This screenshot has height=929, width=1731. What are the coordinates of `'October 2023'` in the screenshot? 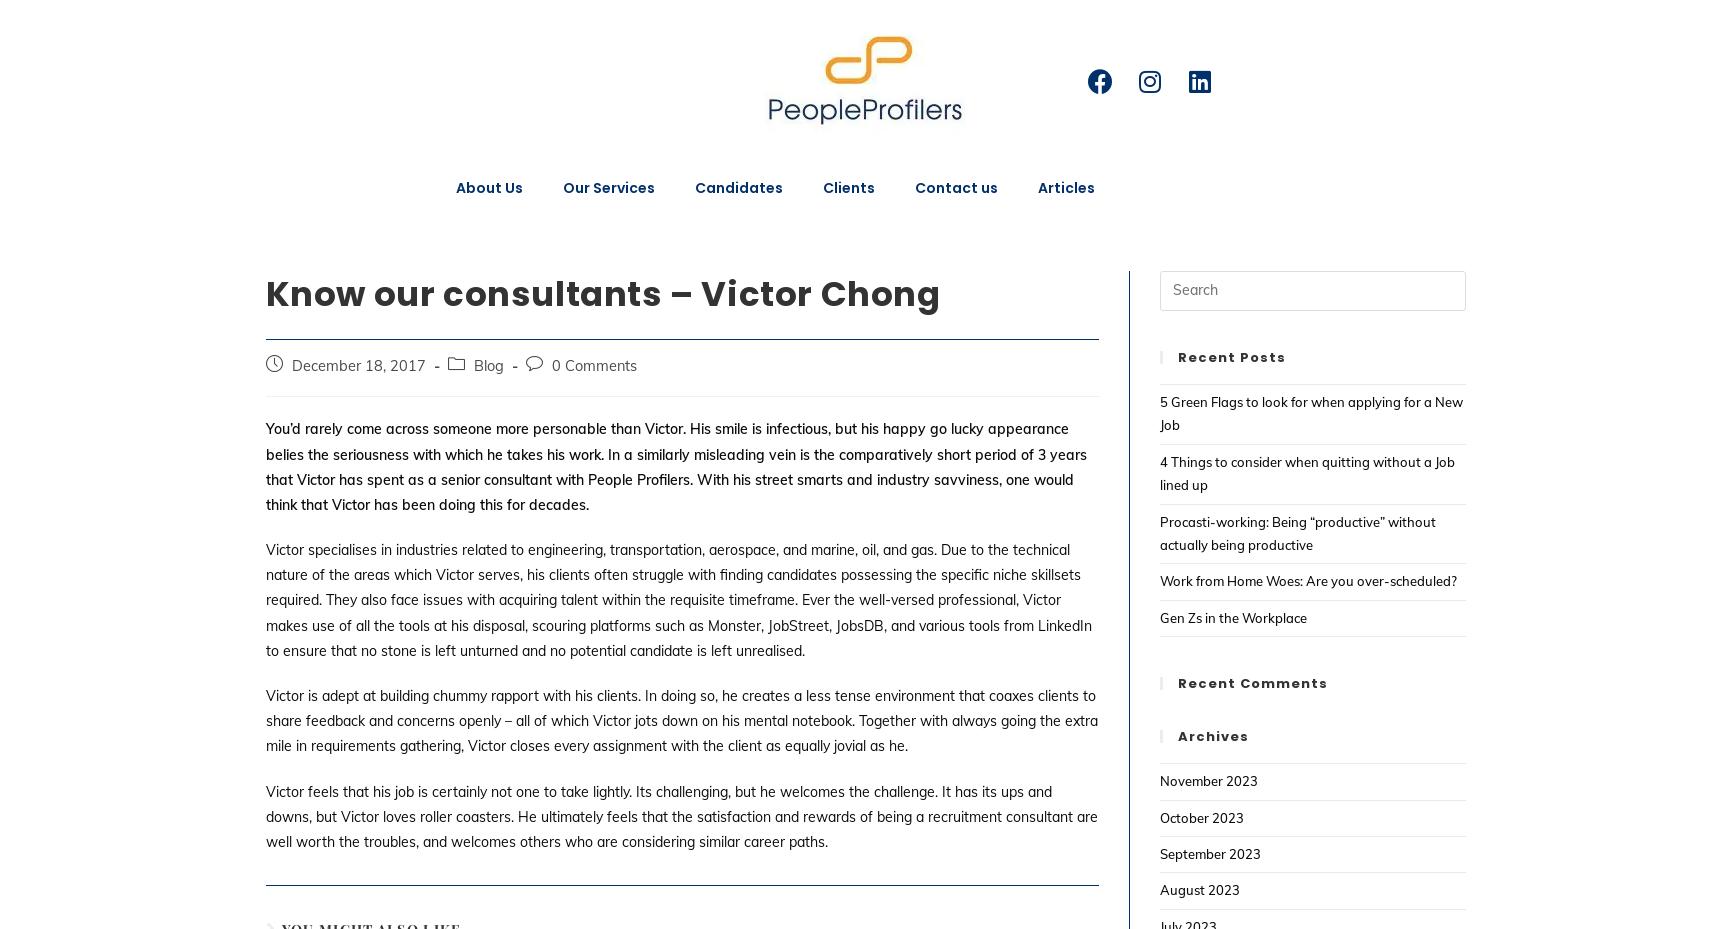 It's located at (1159, 815).